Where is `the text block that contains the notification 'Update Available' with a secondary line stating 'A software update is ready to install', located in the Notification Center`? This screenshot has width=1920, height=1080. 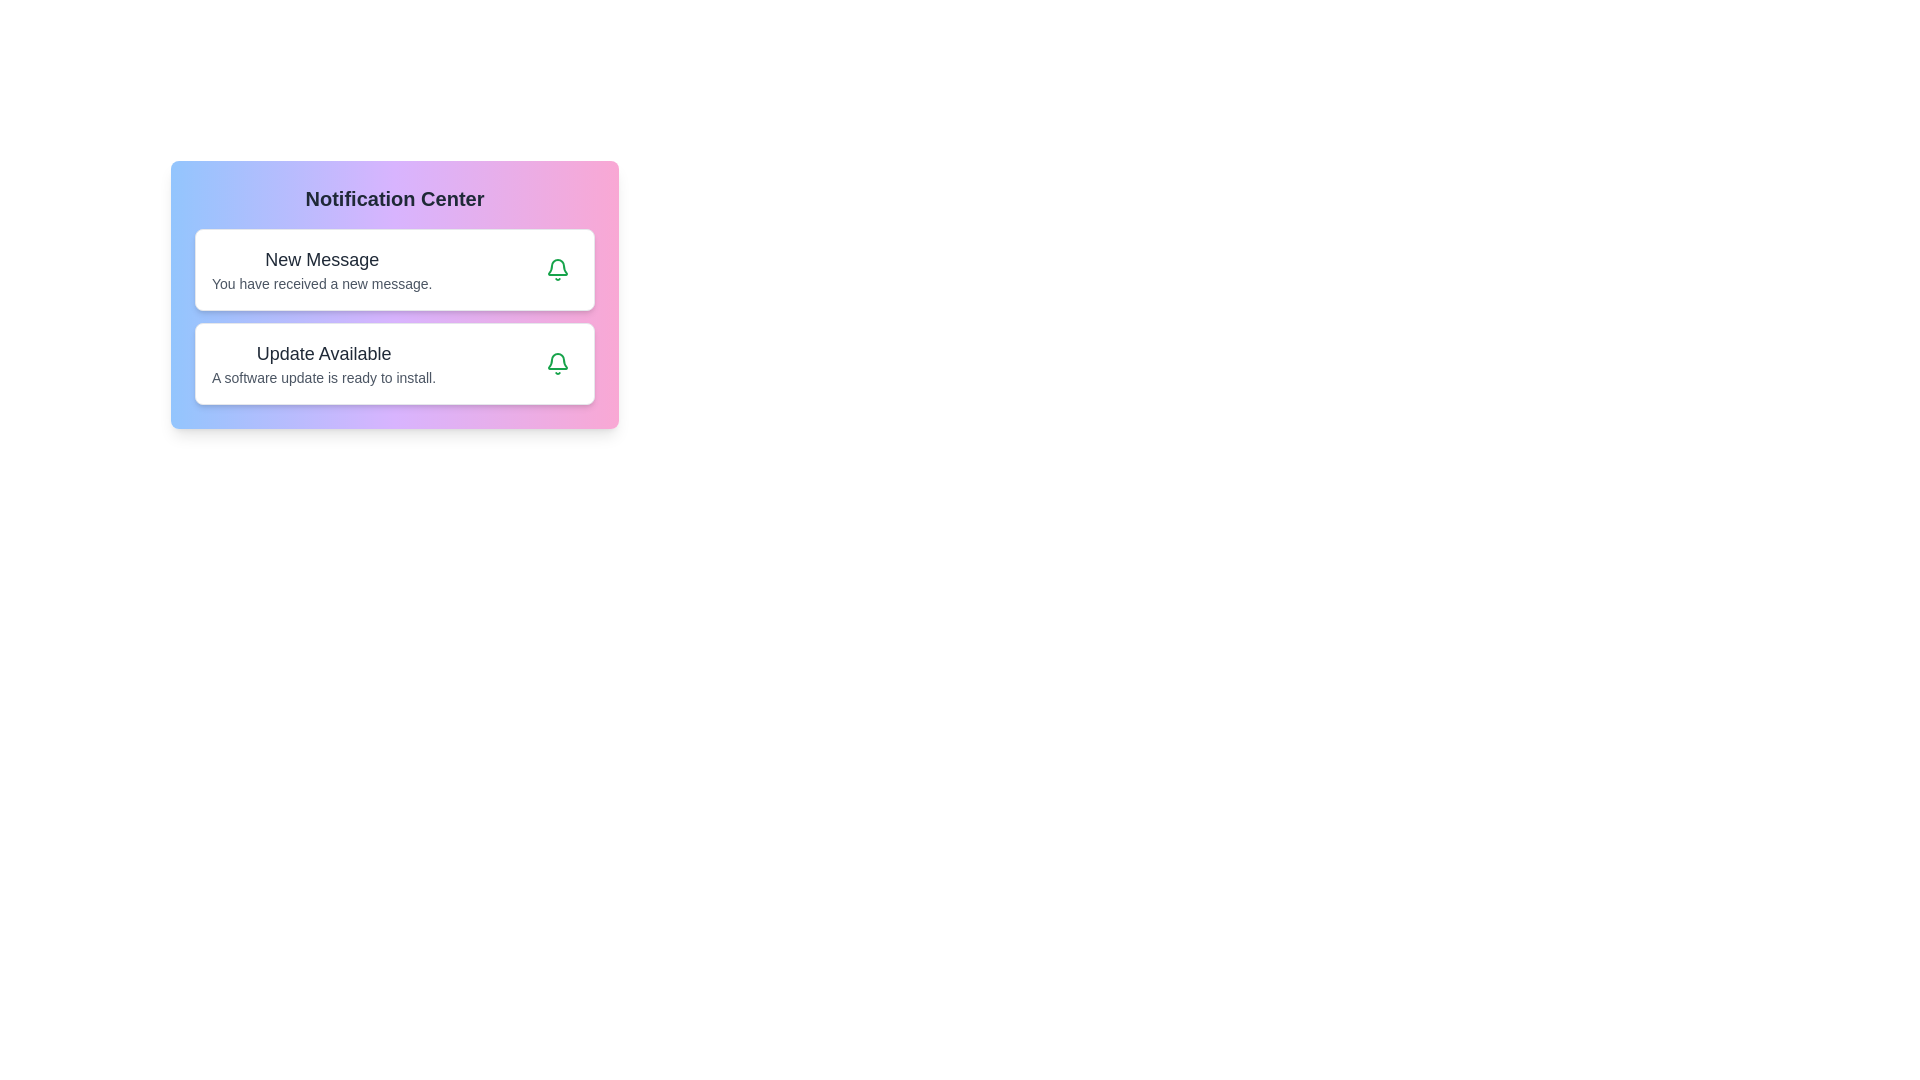
the text block that contains the notification 'Update Available' with a secondary line stating 'A software update is ready to install', located in the Notification Center is located at coordinates (324, 363).